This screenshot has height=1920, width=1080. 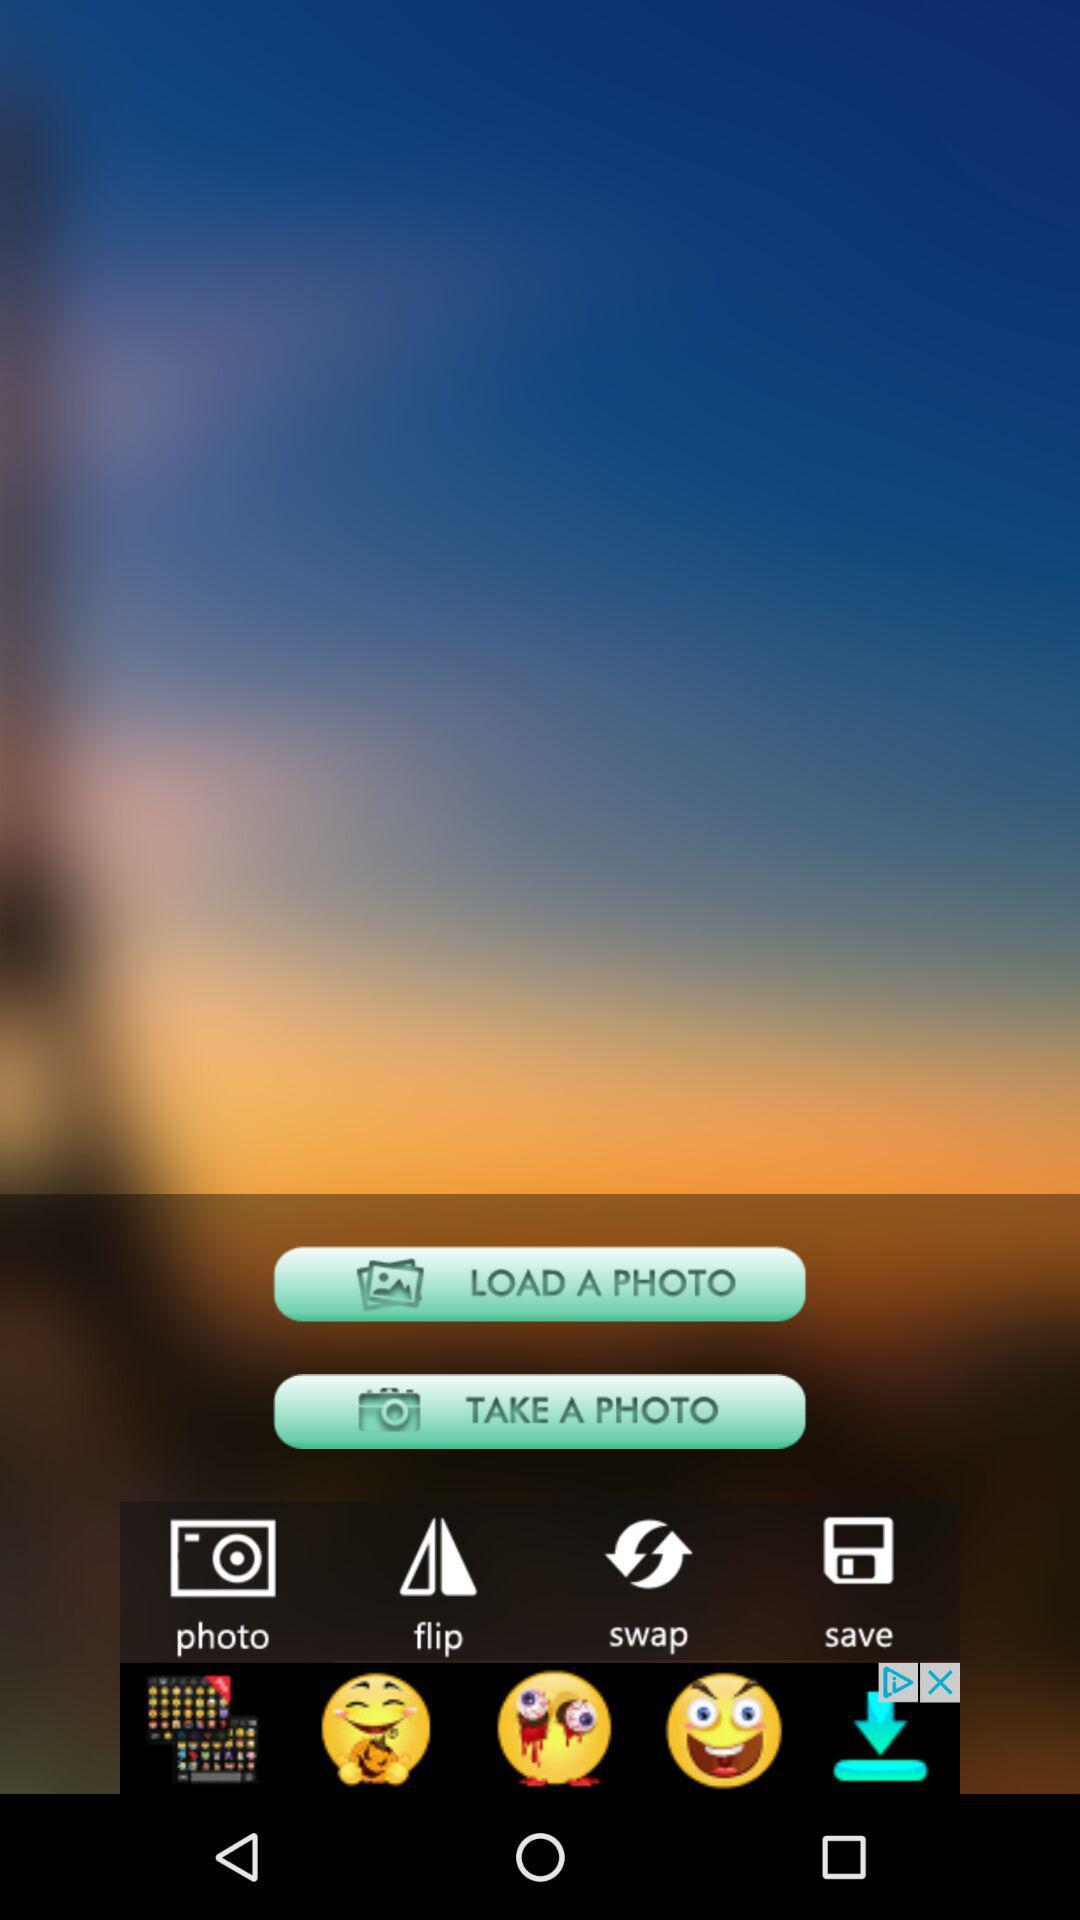 What do you see at coordinates (855, 1579) in the screenshot?
I see `save` at bounding box center [855, 1579].